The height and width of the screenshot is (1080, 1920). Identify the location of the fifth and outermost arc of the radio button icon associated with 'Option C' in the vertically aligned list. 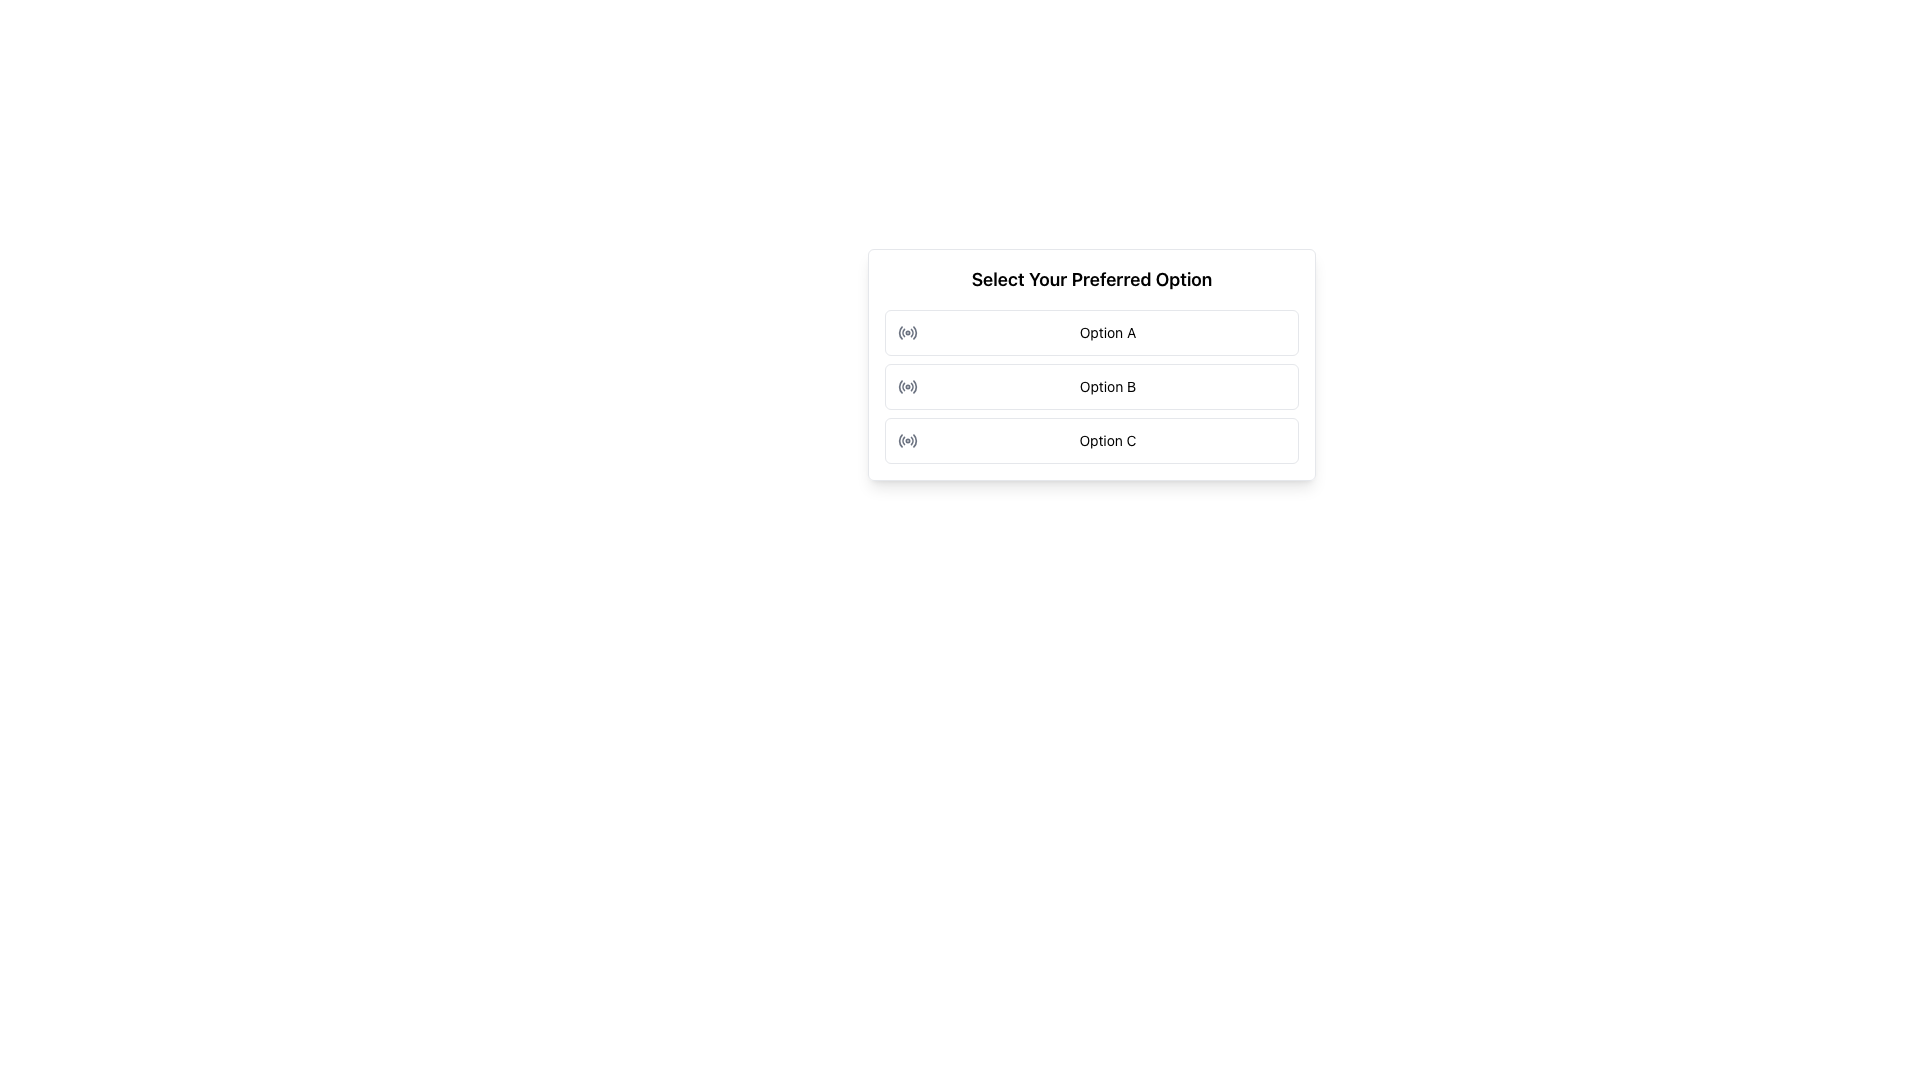
(914, 439).